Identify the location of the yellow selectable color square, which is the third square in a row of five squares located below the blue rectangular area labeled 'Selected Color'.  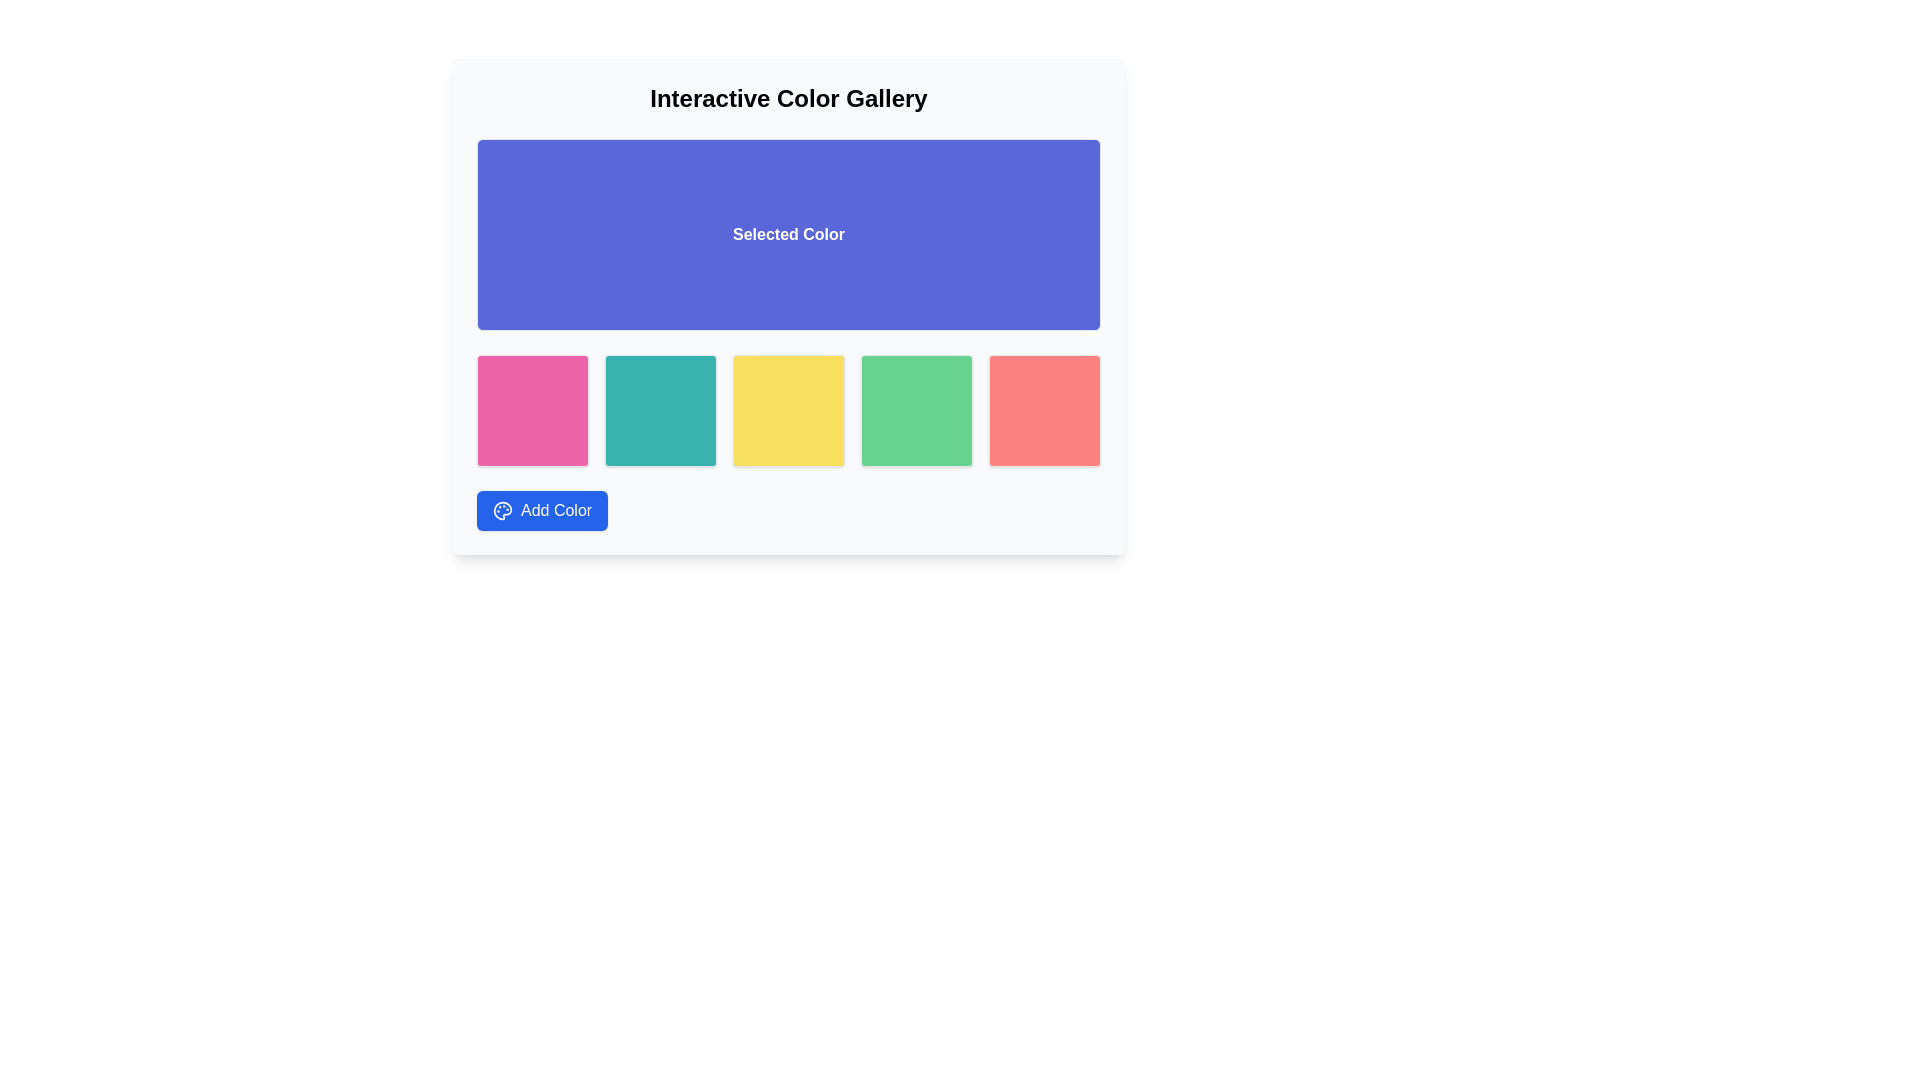
(787, 410).